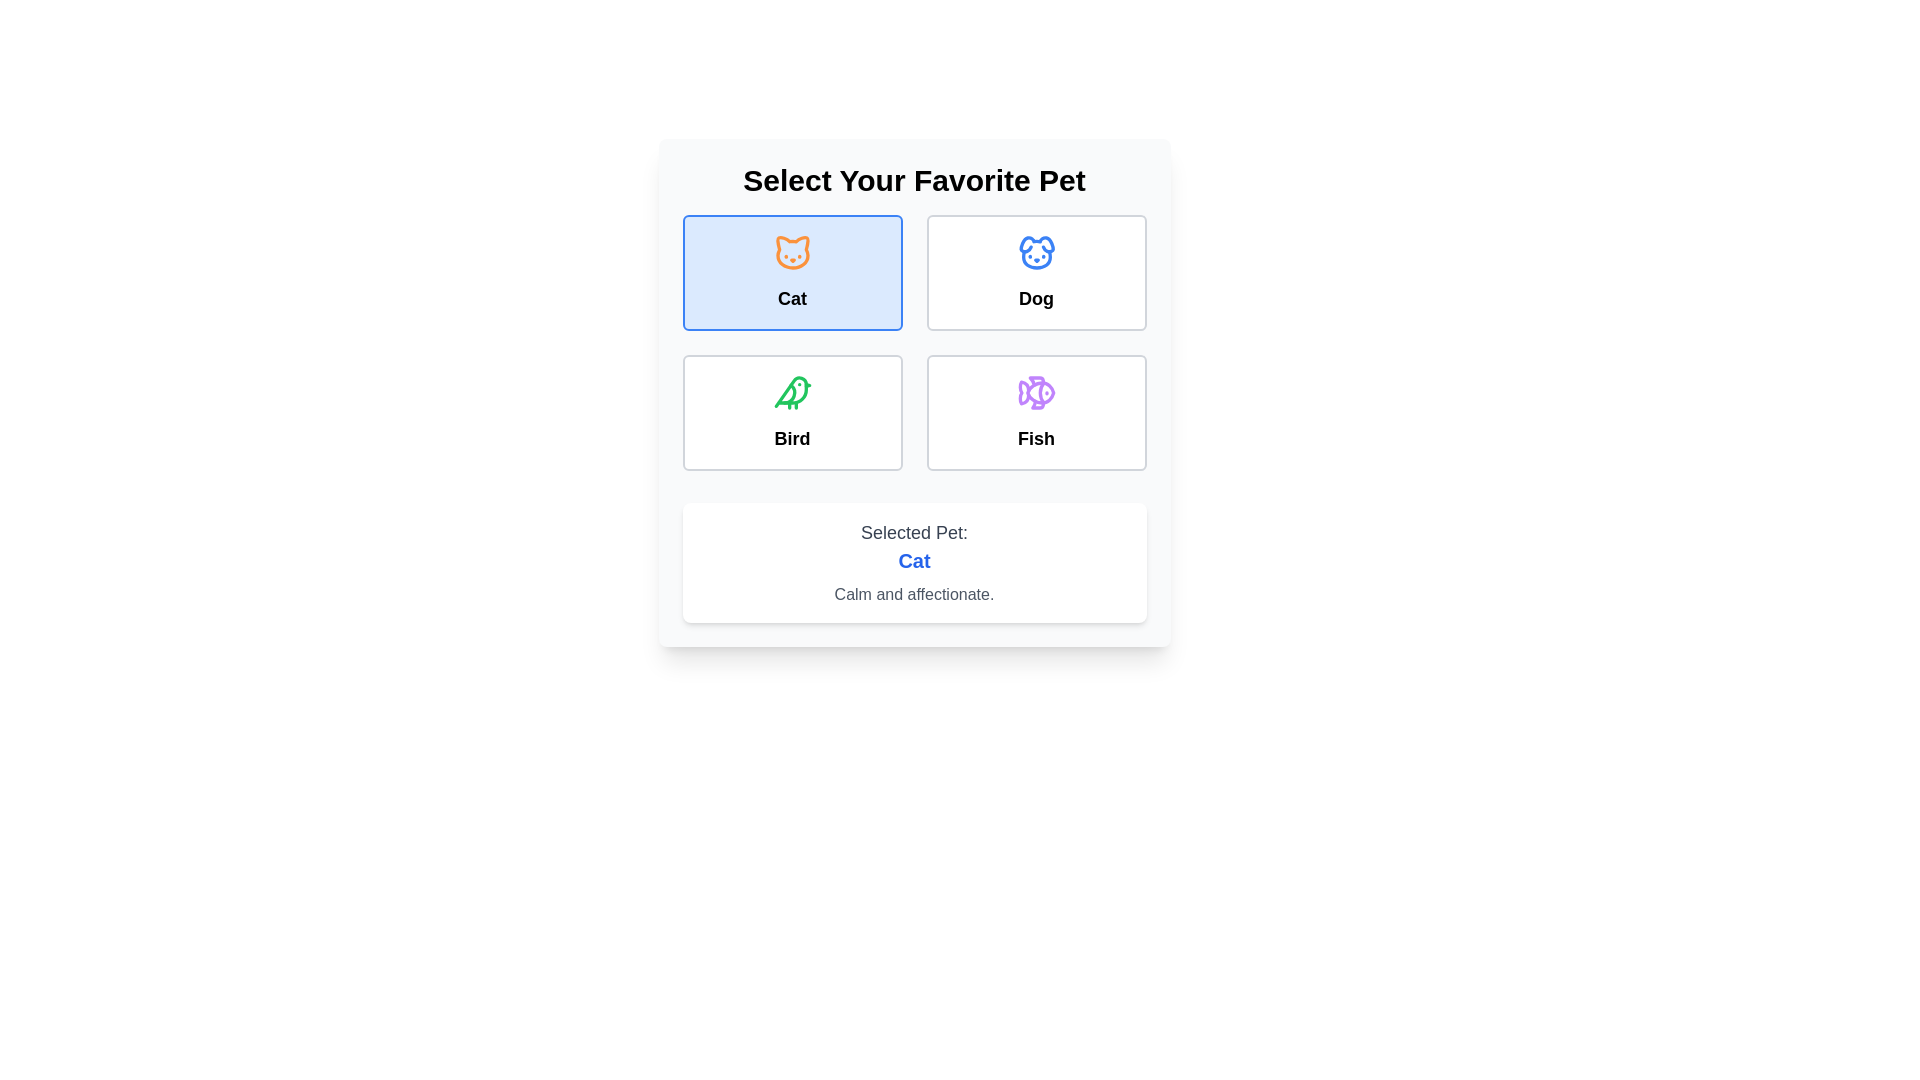 The image size is (1920, 1080). Describe the element at coordinates (1036, 438) in the screenshot. I see `text label that represents the option 'Fish', located in the bottom-right card of a 2x2 grid layout, beneath the 'Dog' card and next to the 'Bird' card` at that location.